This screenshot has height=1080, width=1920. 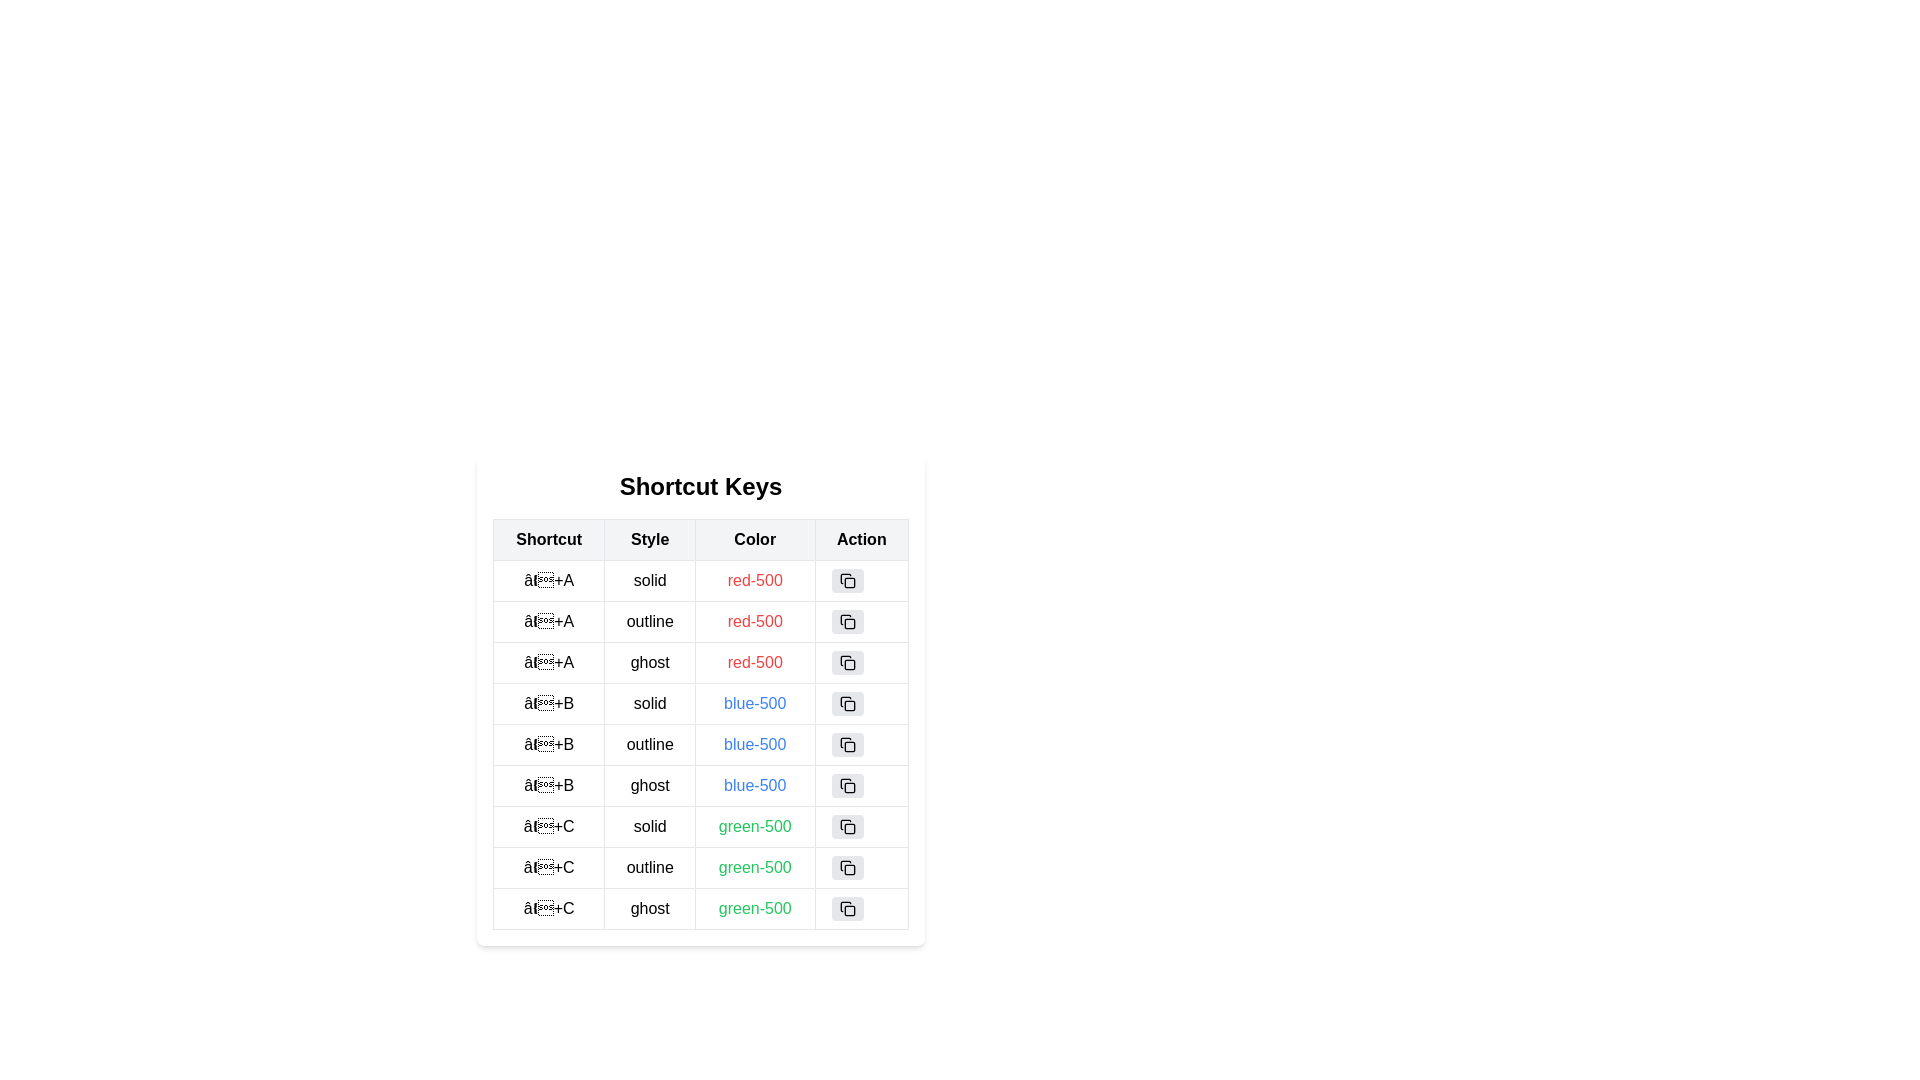 I want to click on the rectangular component of the copy icon in the 'Action' column corresponding to the 'Ctrl+C solid green-500' entry in the table, so click(x=849, y=829).